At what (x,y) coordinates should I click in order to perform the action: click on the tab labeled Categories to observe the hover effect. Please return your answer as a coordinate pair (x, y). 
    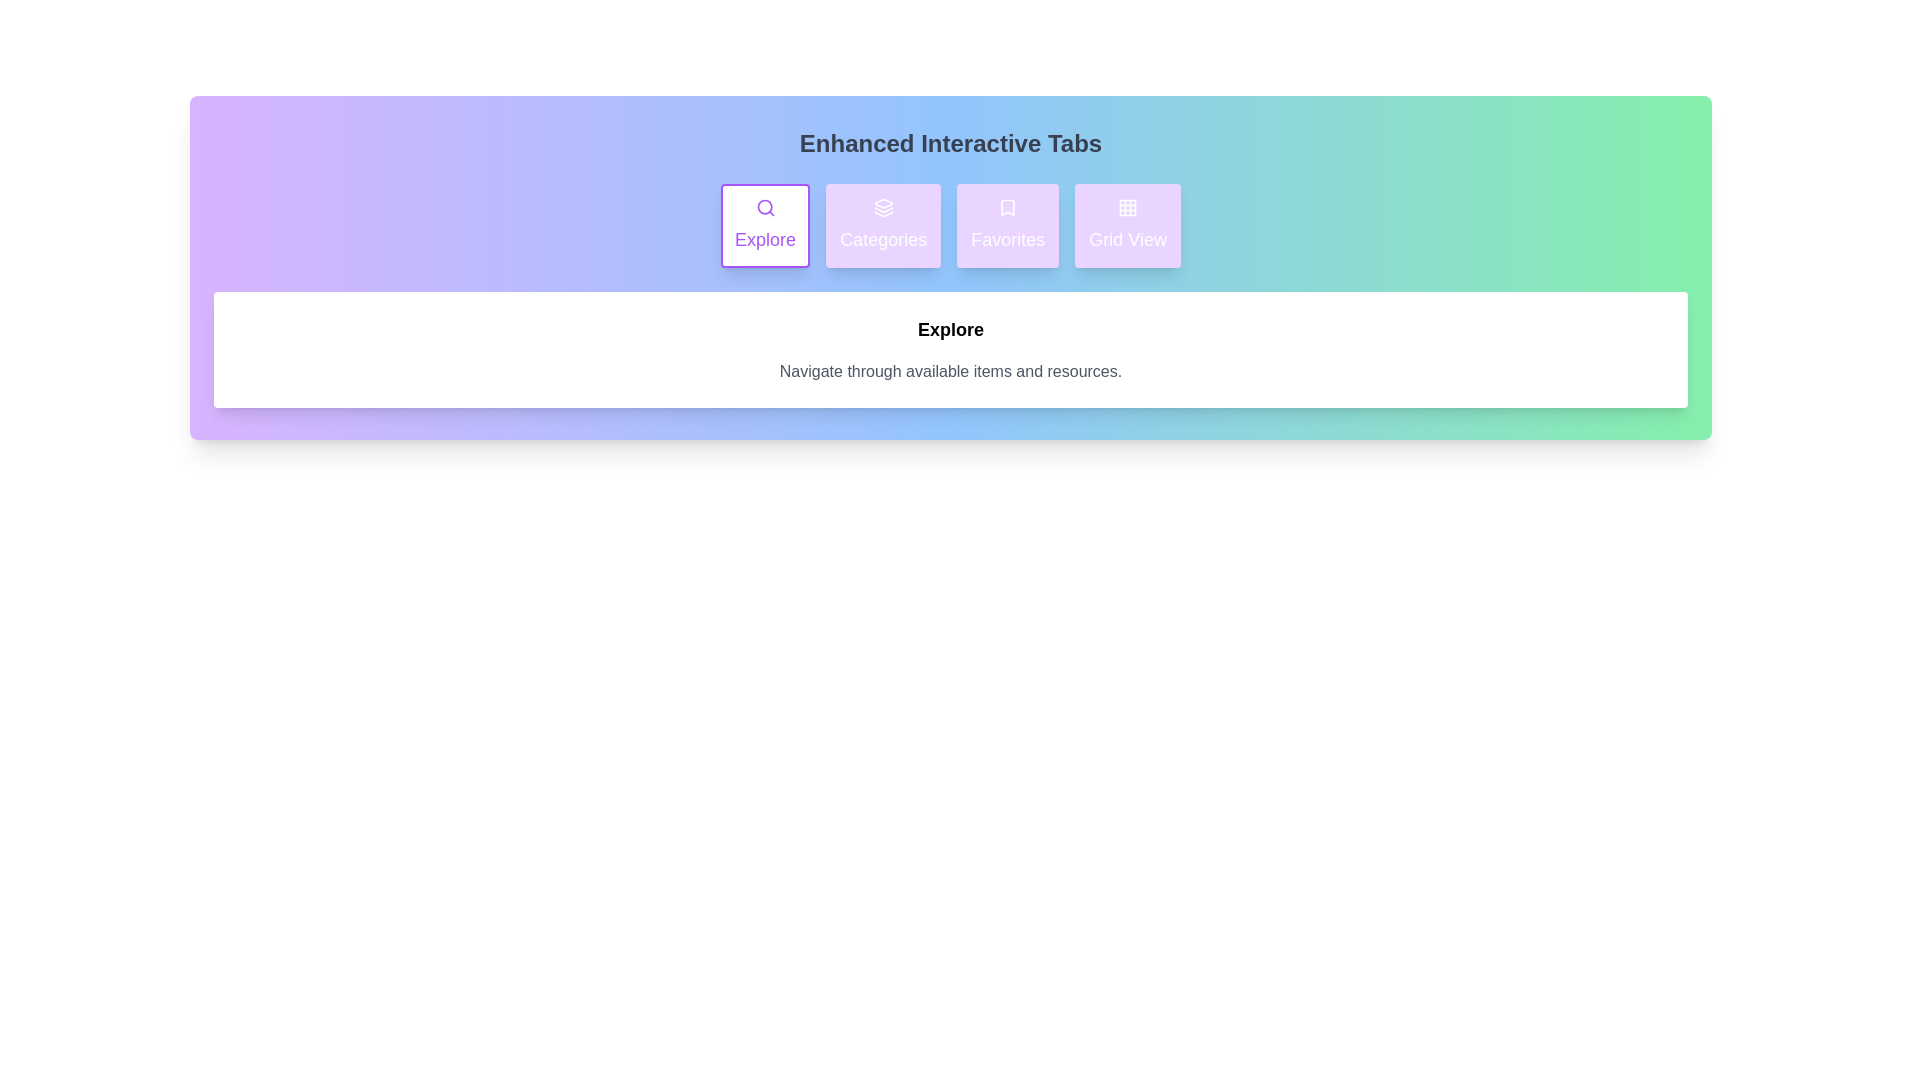
    Looking at the image, I should click on (882, 225).